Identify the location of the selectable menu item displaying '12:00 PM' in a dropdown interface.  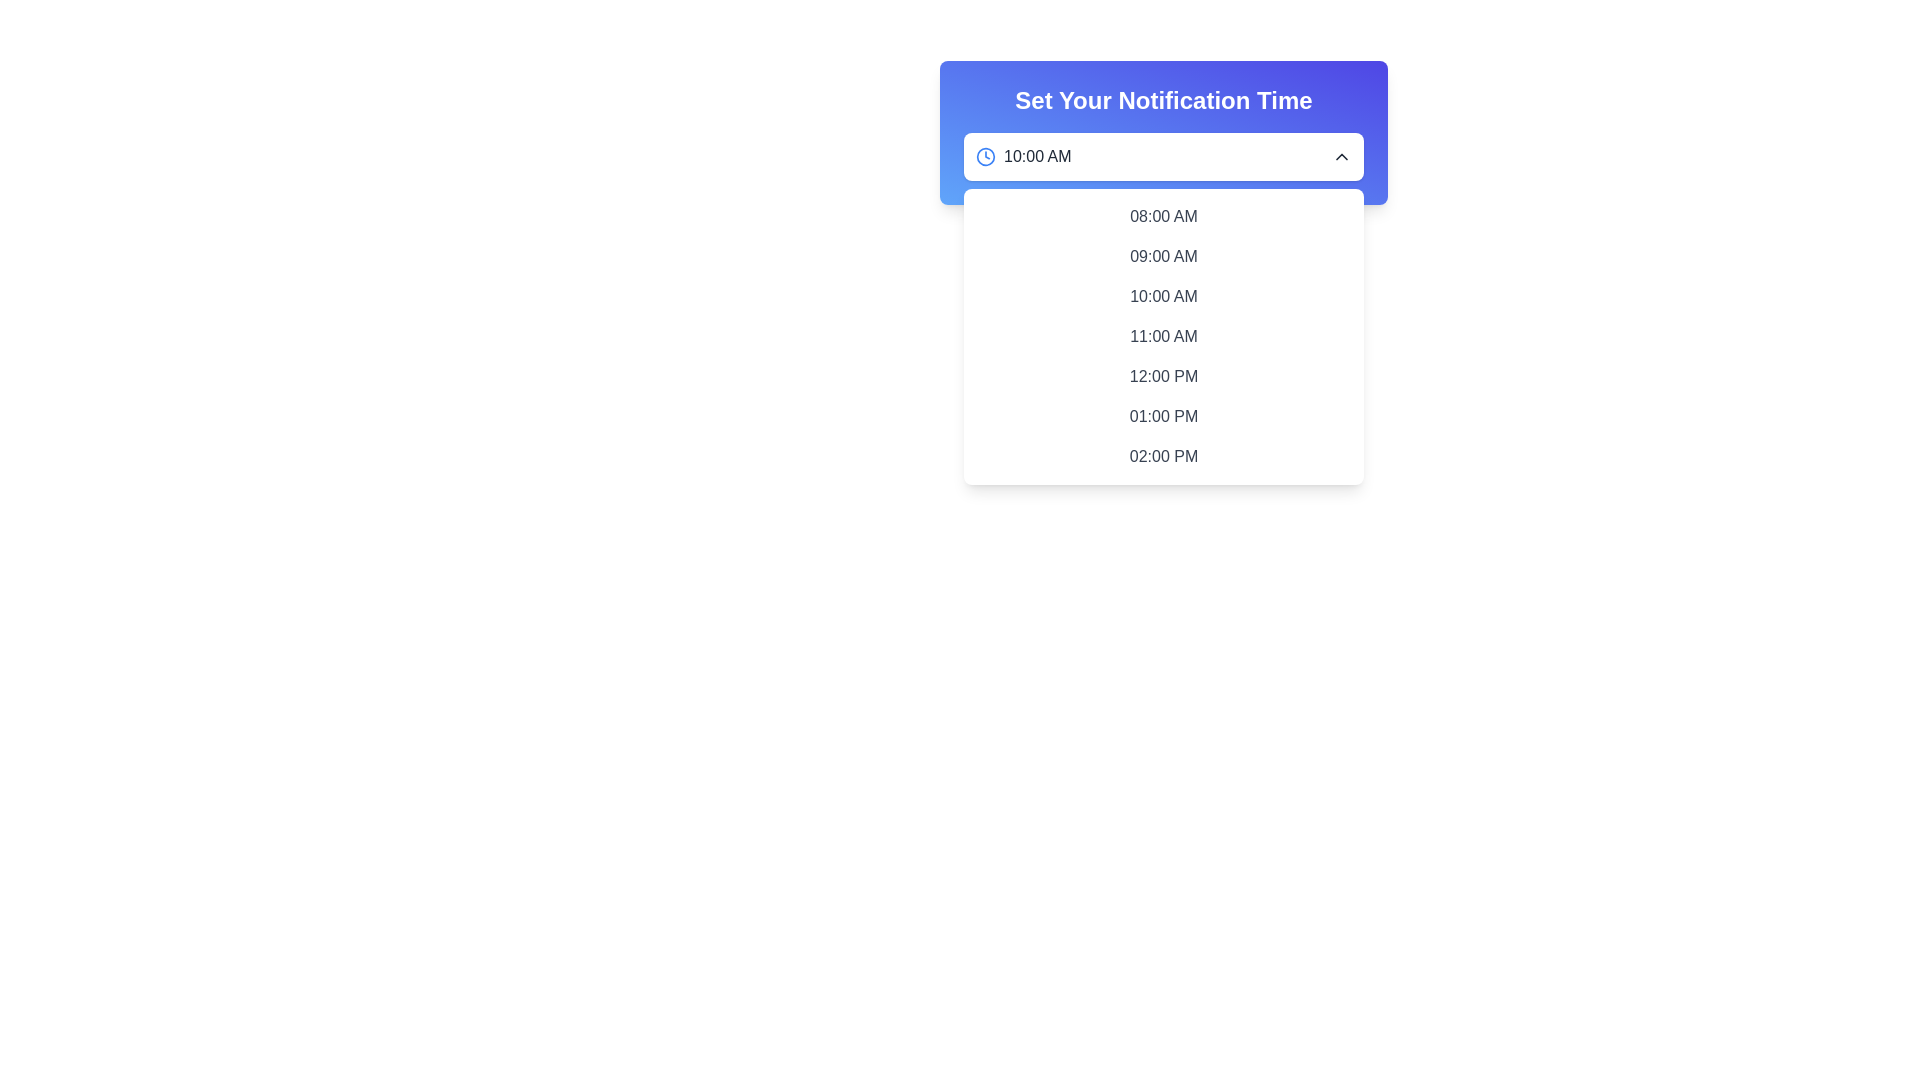
(1163, 377).